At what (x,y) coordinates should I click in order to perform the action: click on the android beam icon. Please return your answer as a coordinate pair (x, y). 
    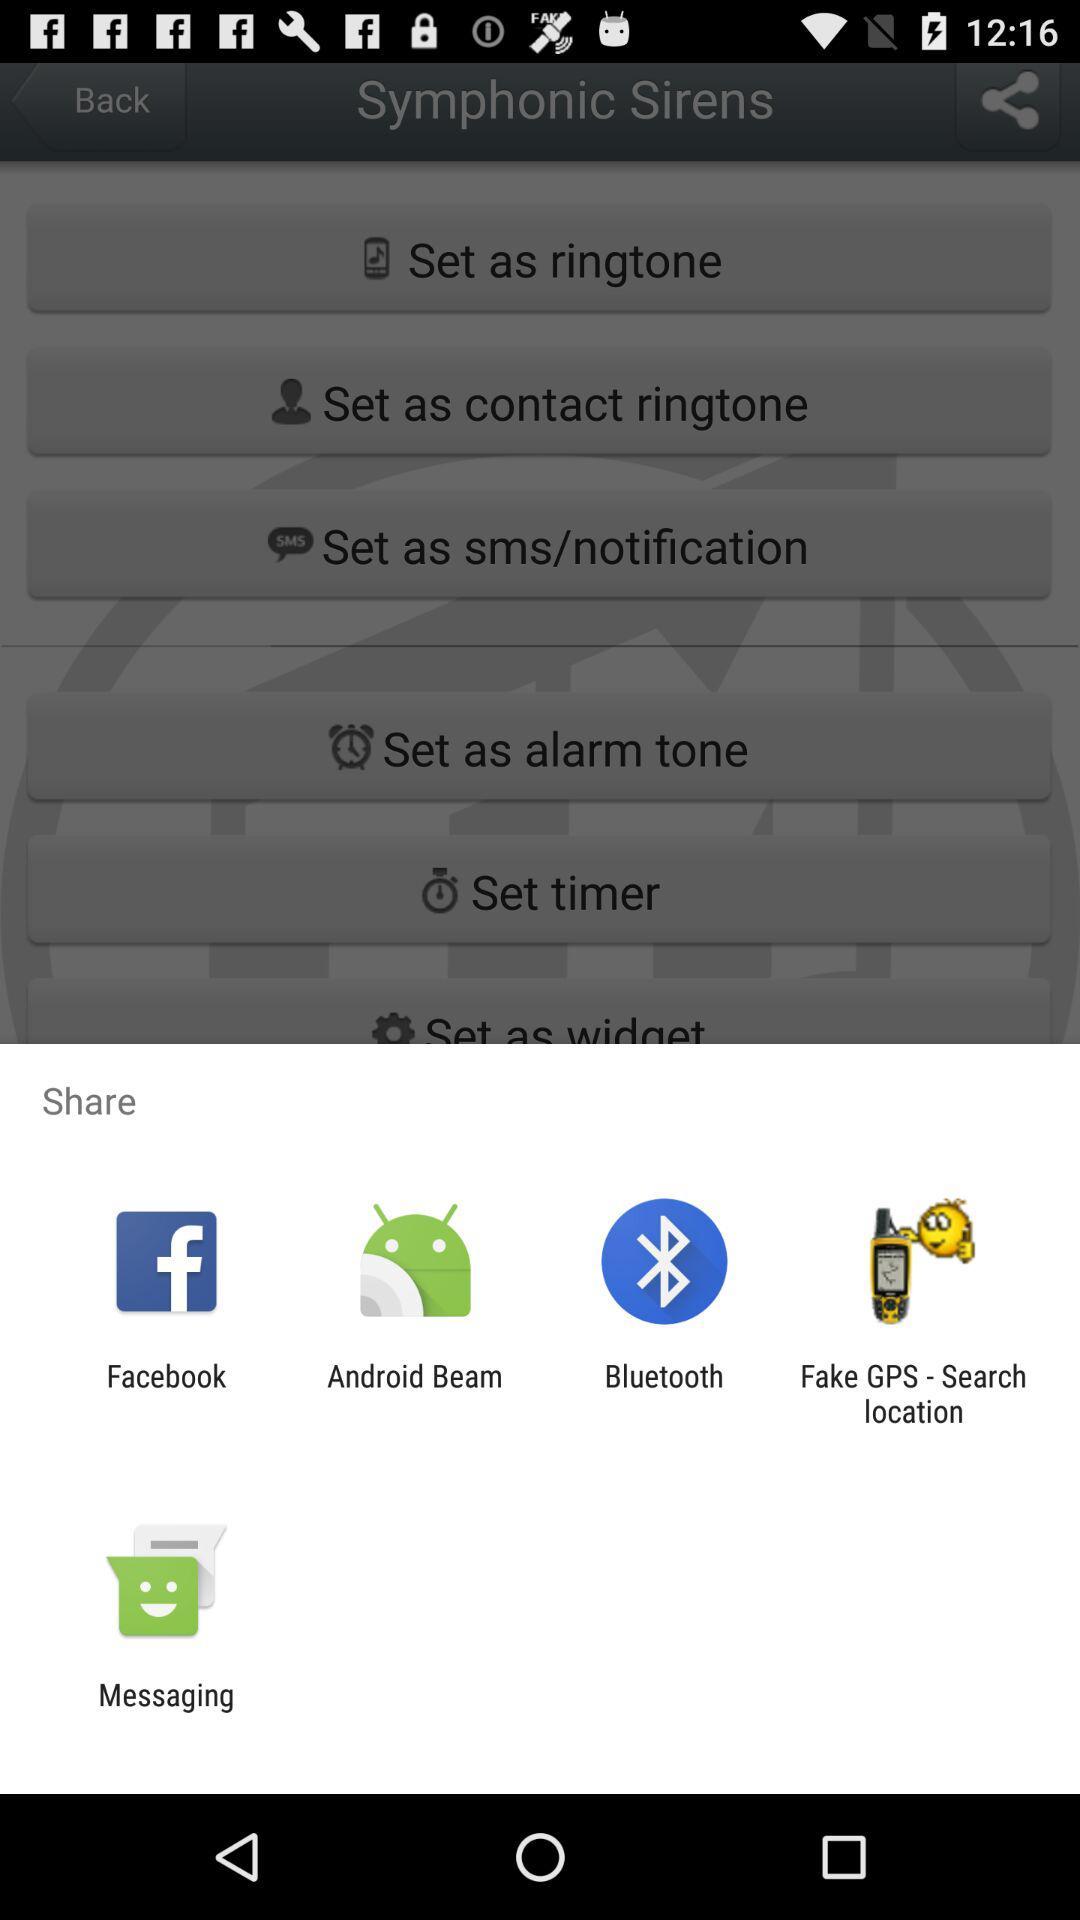
    Looking at the image, I should click on (414, 1392).